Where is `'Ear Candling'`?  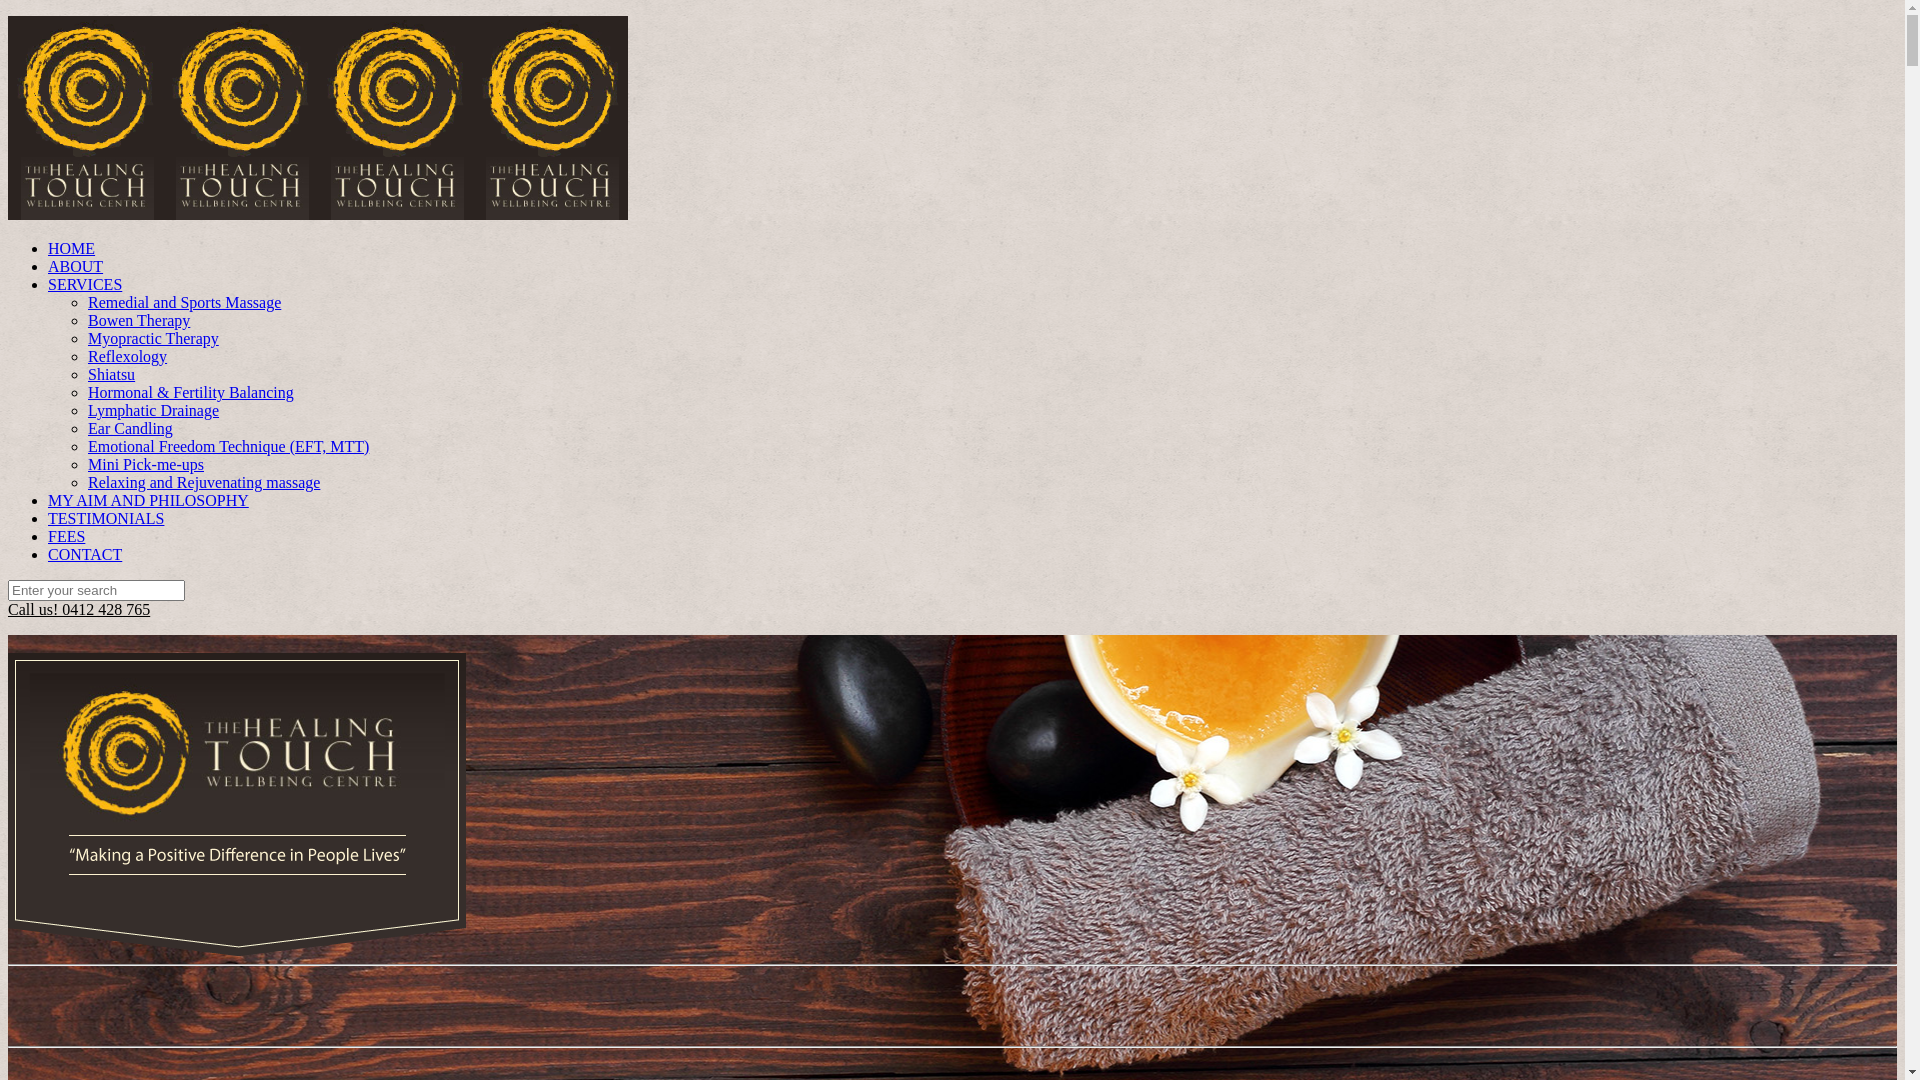 'Ear Candling' is located at coordinates (129, 427).